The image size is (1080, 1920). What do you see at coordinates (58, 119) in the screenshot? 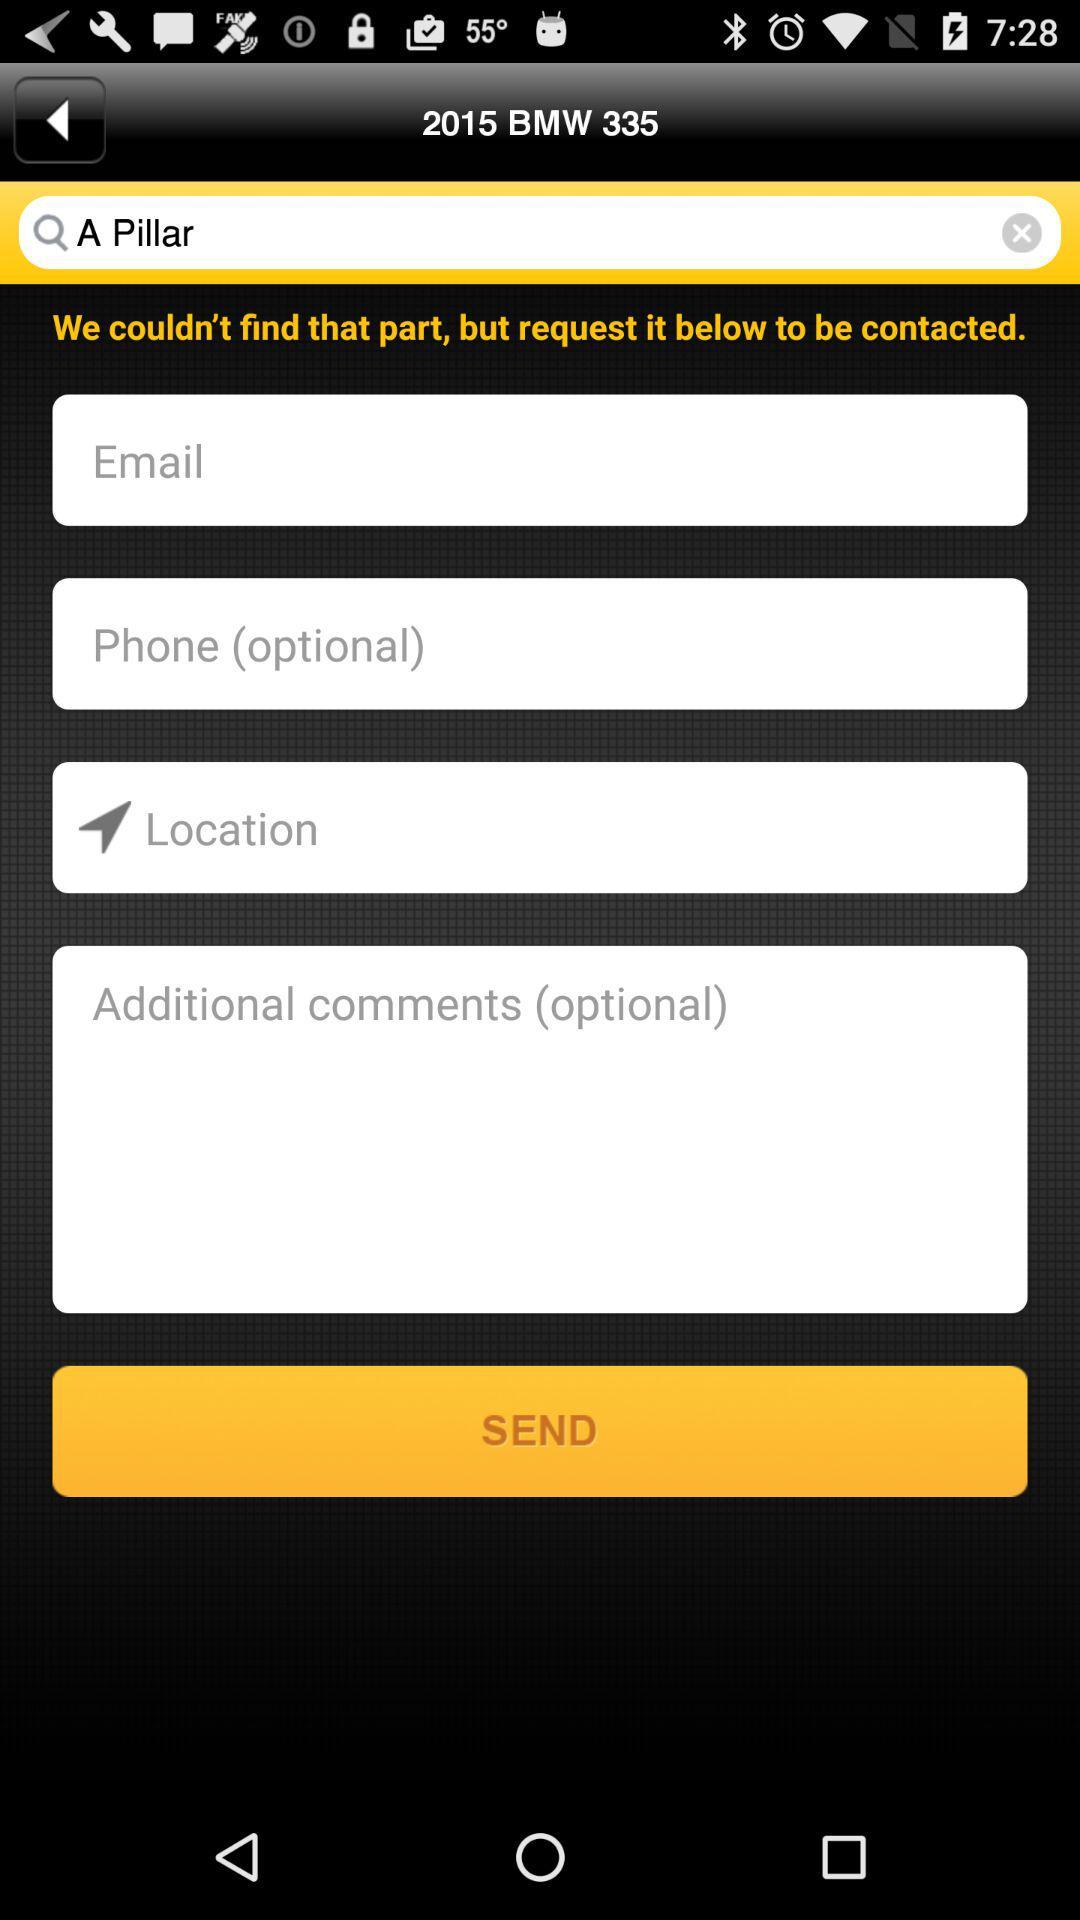
I see `the app to the left of the 2015 bmw 335 app` at bounding box center [58, 119].